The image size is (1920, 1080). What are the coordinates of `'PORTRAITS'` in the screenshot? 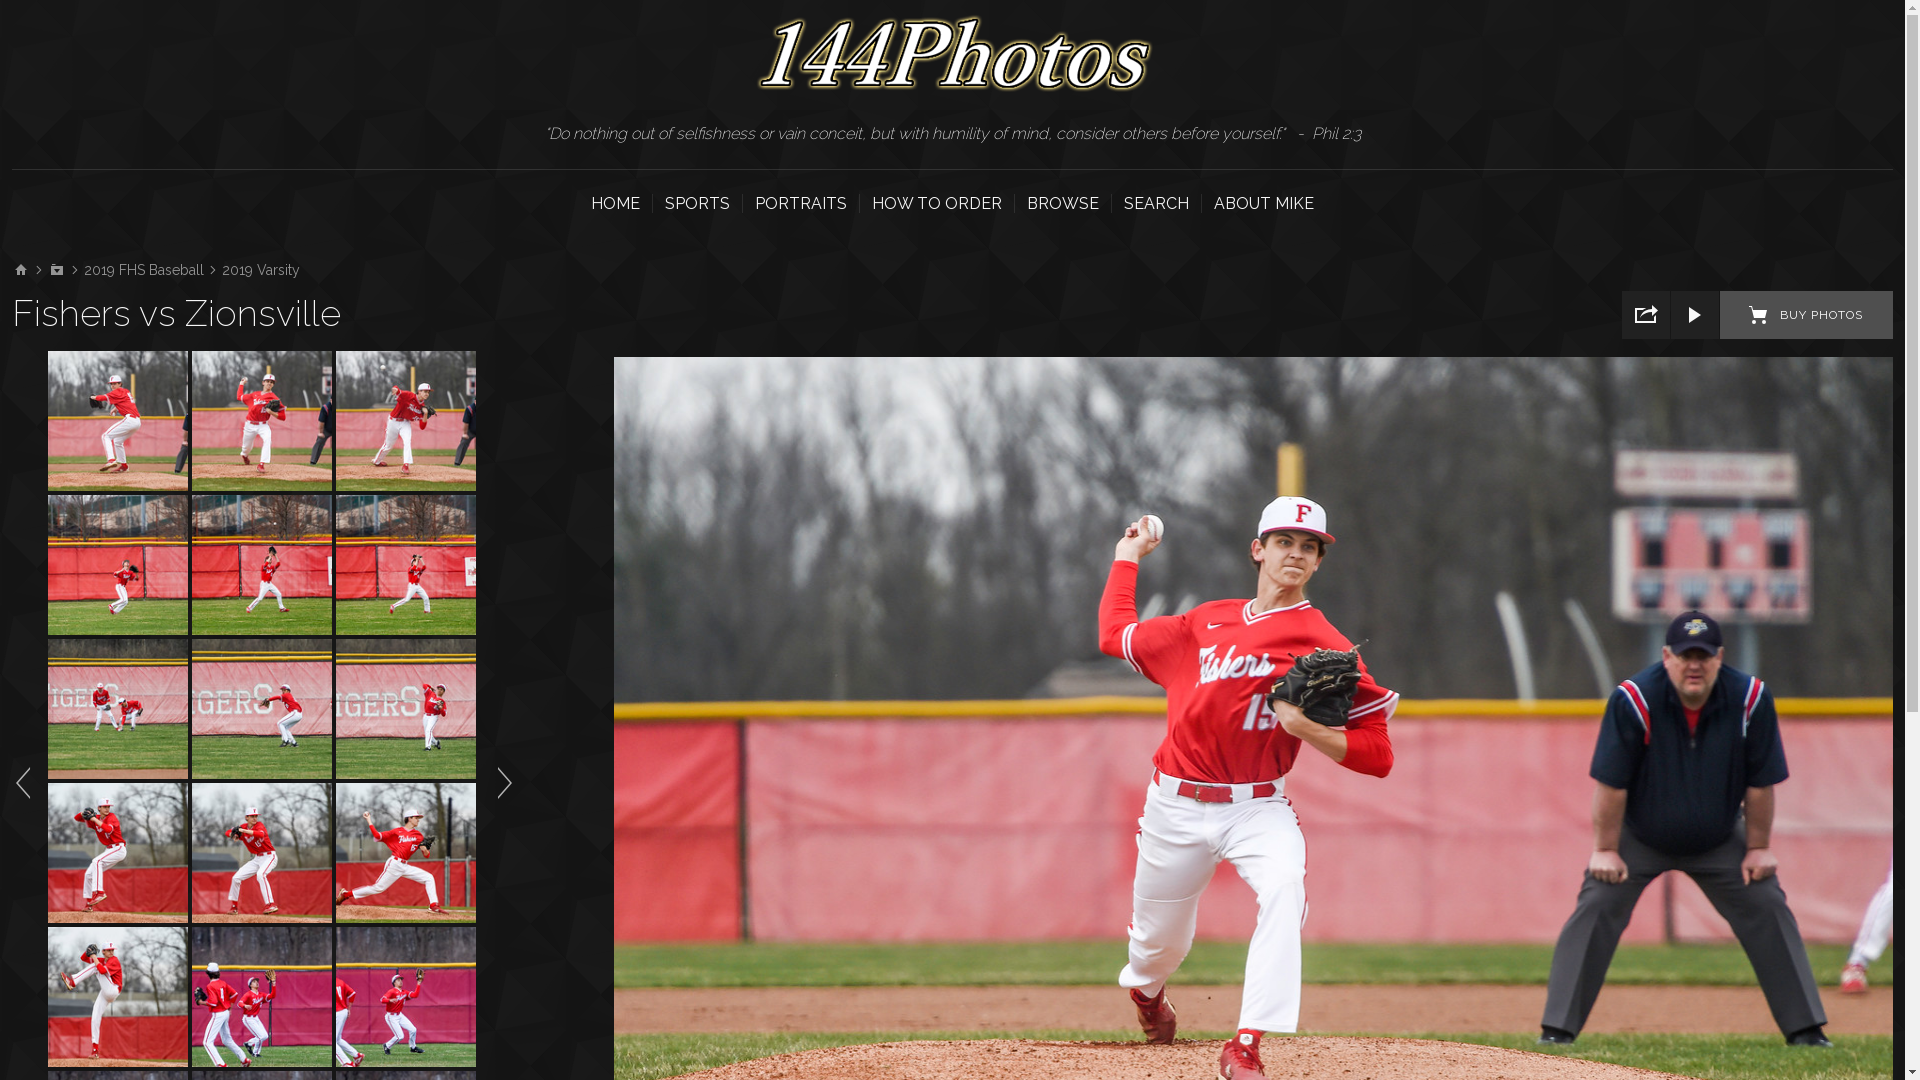 It's located at (801, 203).